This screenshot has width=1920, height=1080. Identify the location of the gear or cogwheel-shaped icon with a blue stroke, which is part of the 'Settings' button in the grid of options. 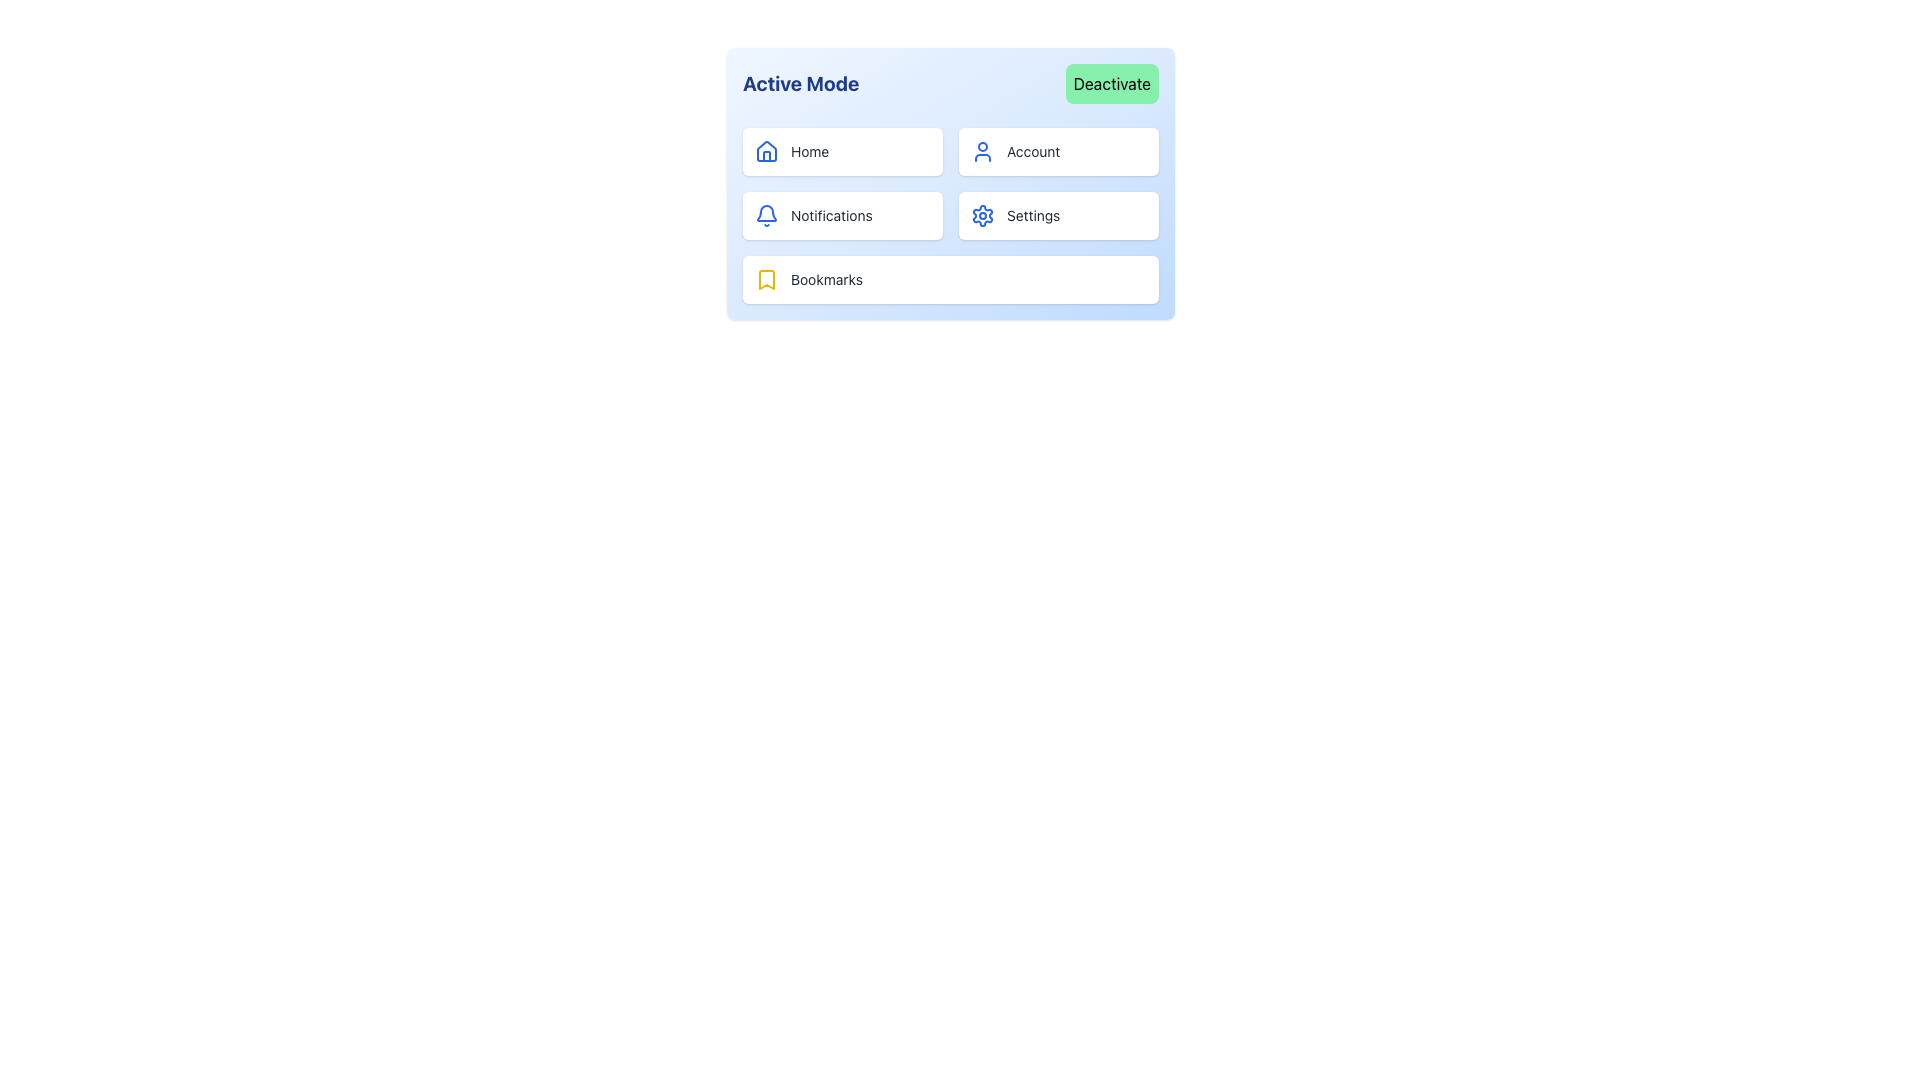
(983, 216).